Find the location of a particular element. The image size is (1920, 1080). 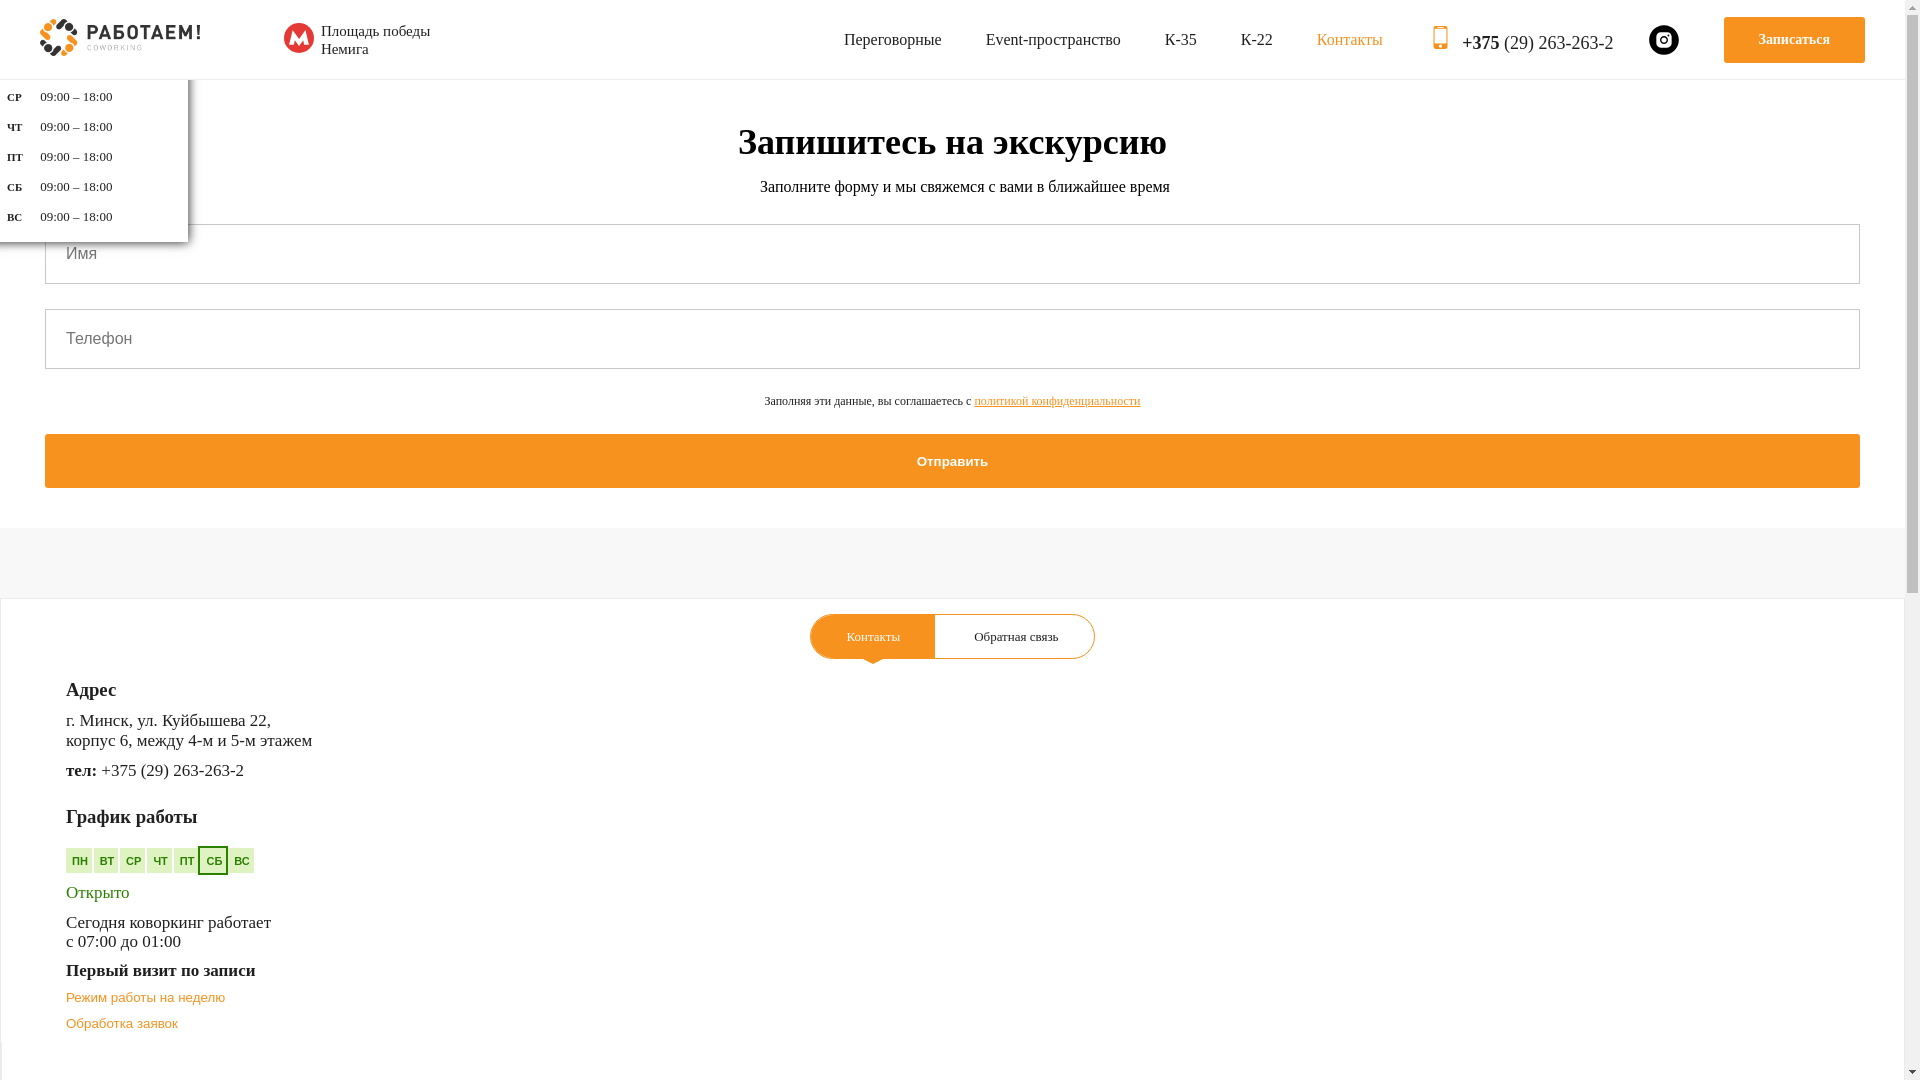

'Instagram' is located at coordinates (1664, 38).